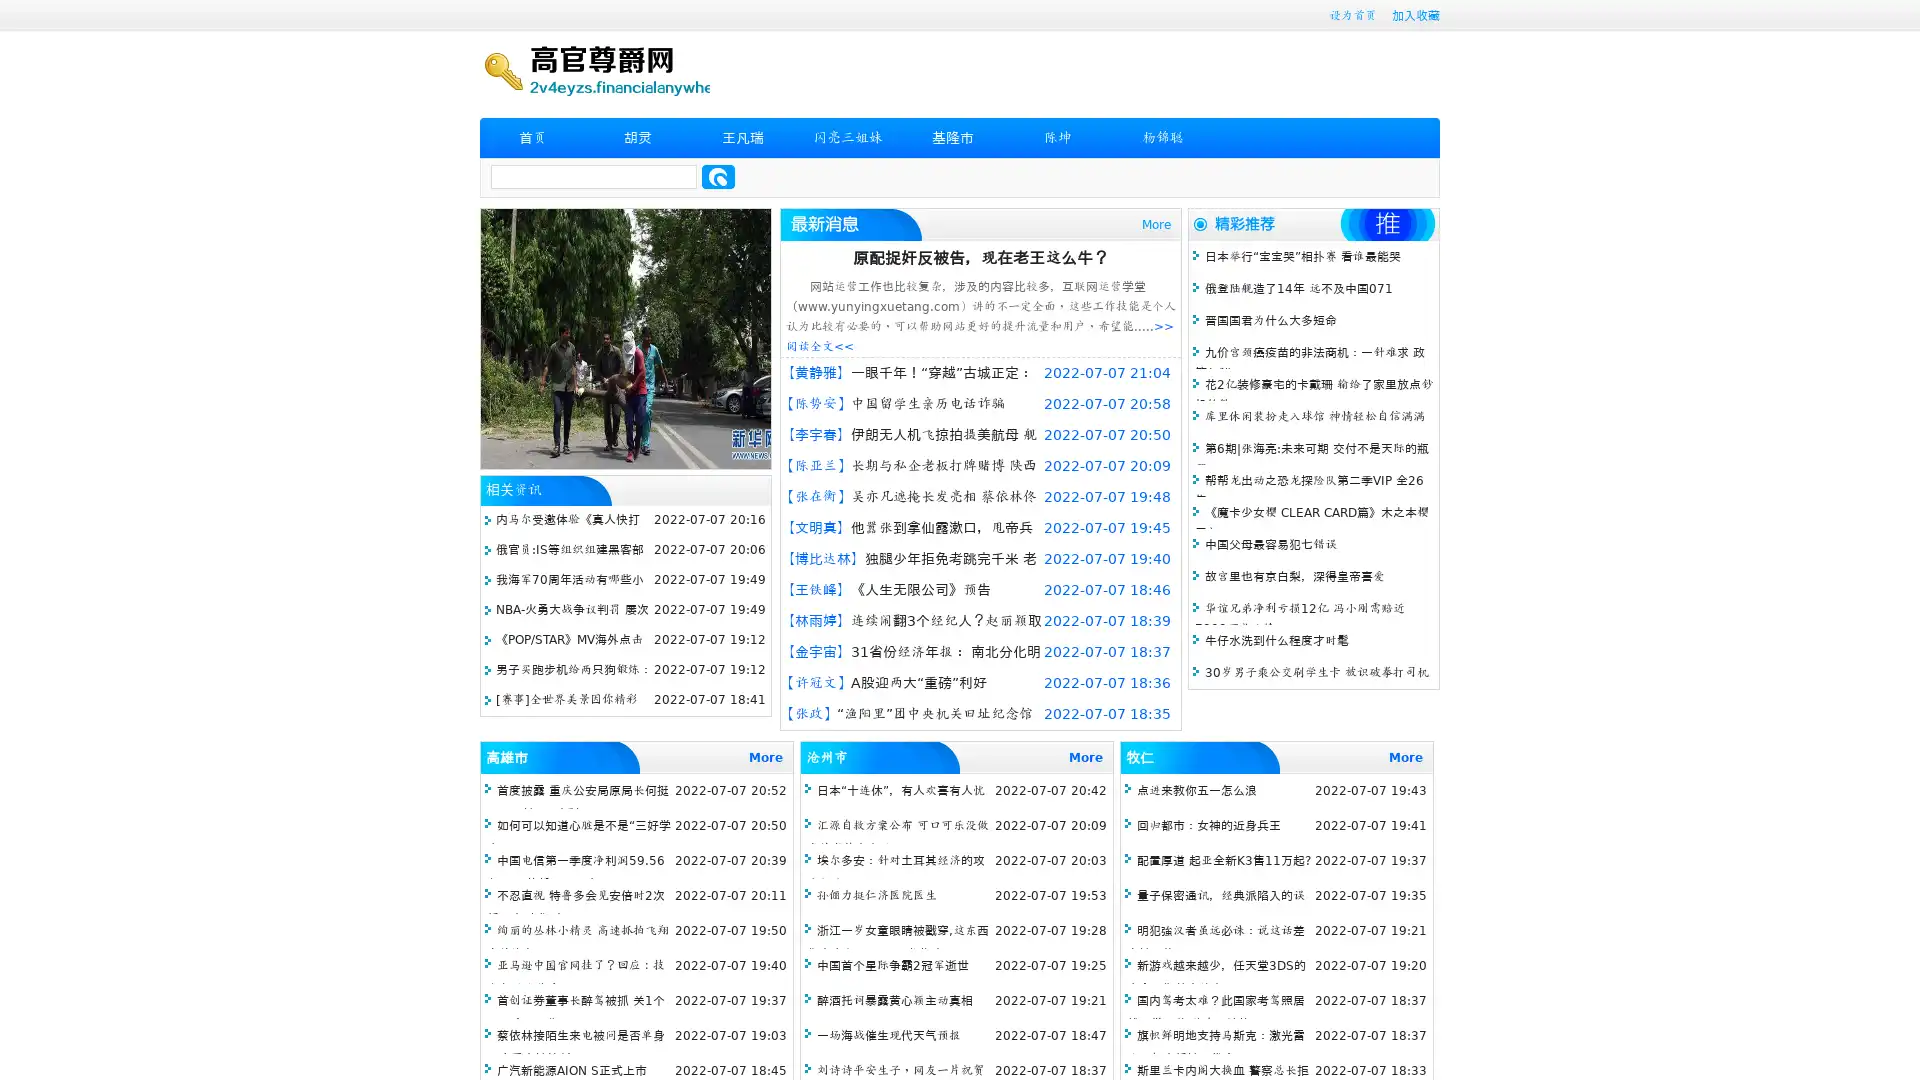  What do you see at coordinates (718, 176) in the screenshot?
I see `Search` at bounding box center [718, 176].